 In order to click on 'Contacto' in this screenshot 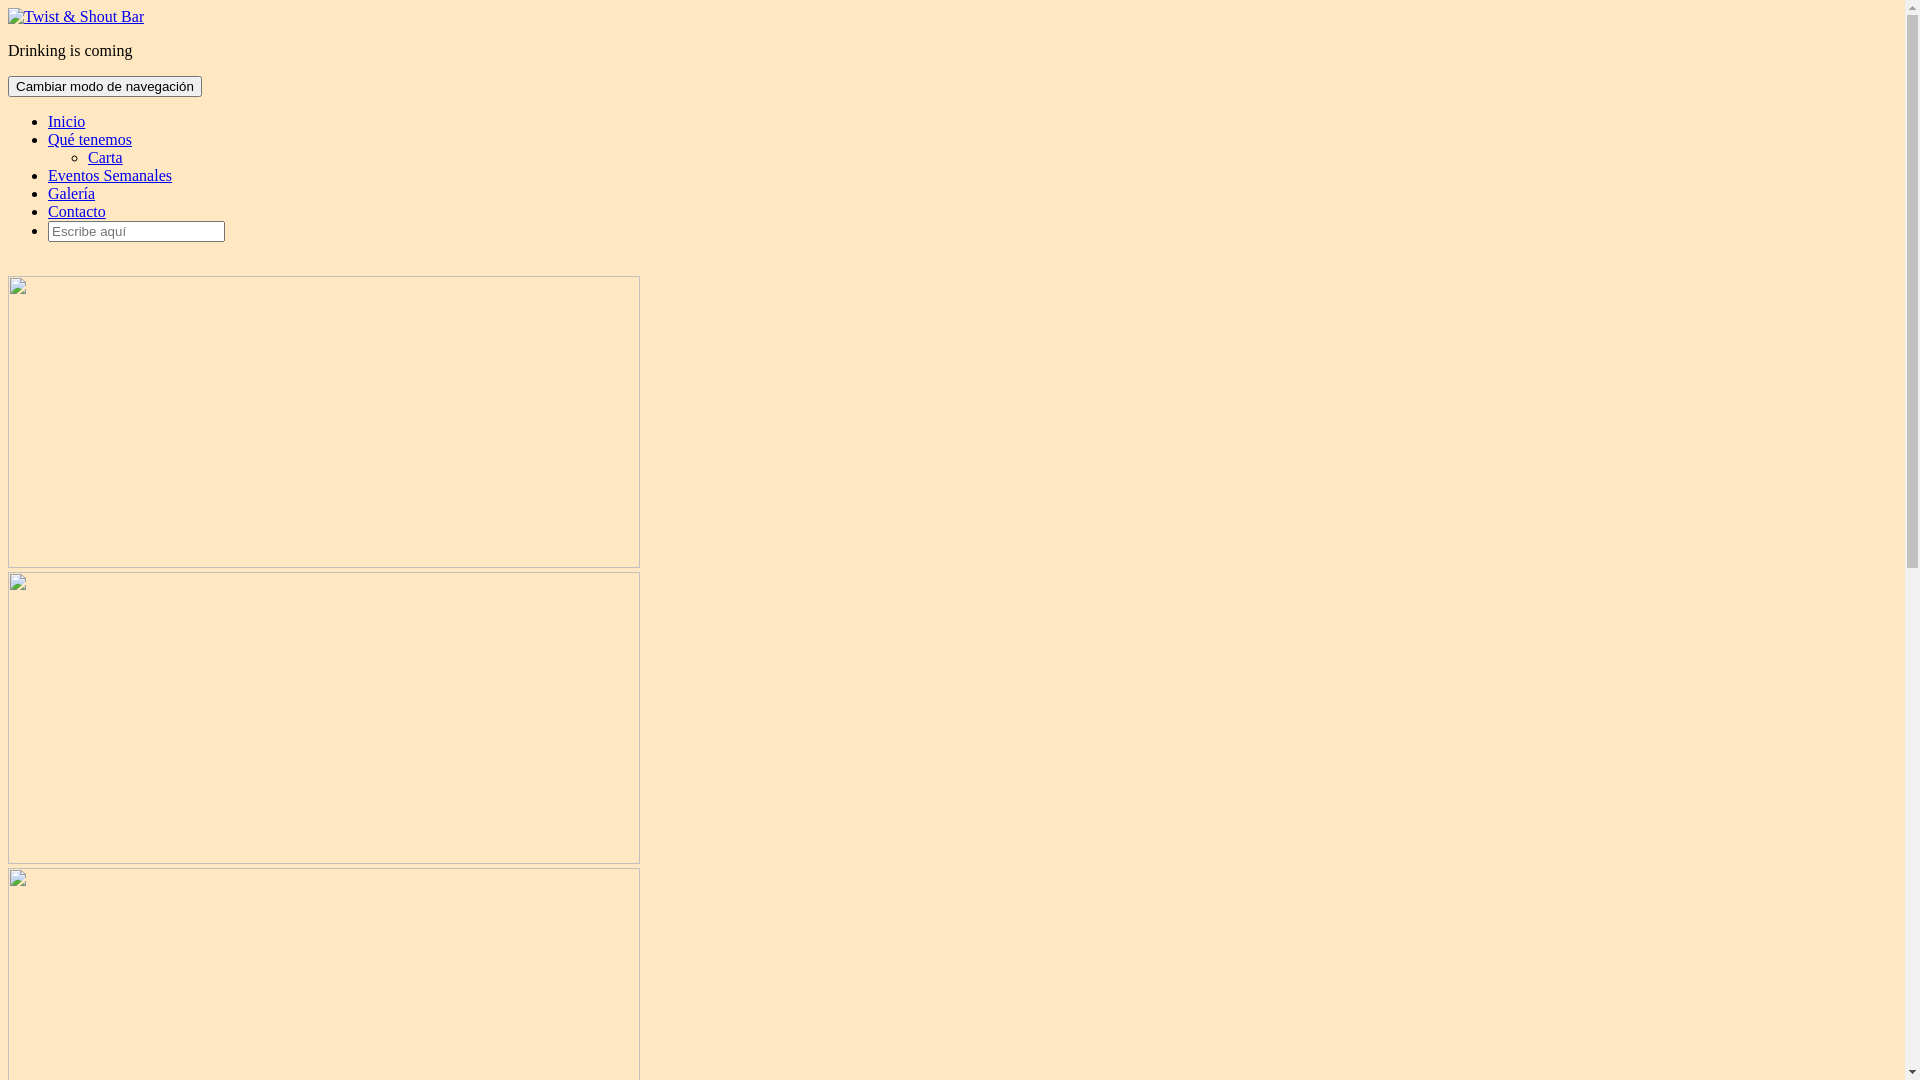, I will do `click(76, 211)`.